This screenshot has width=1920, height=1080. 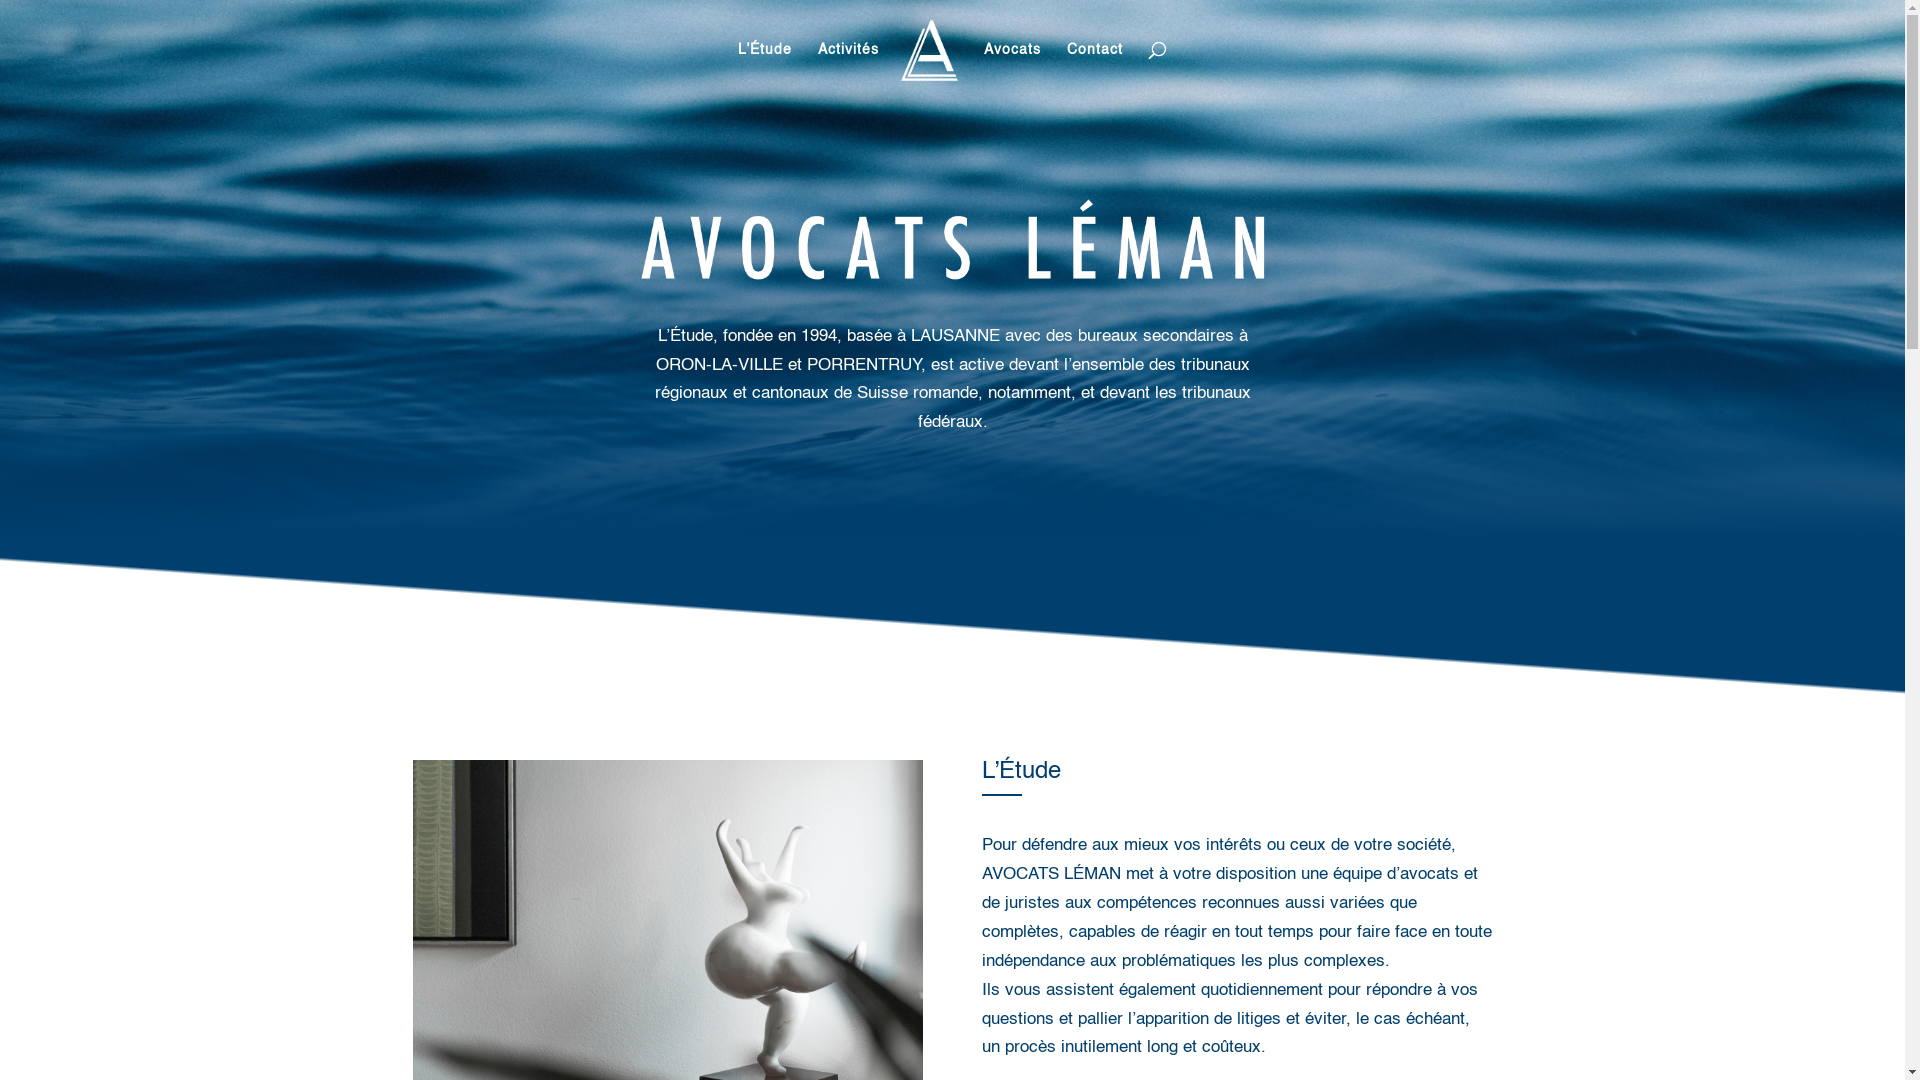 What do you see at coordinates (1093, 68) in the screenshot?
I see `'Contact'` at bounding box center [1093, 68].